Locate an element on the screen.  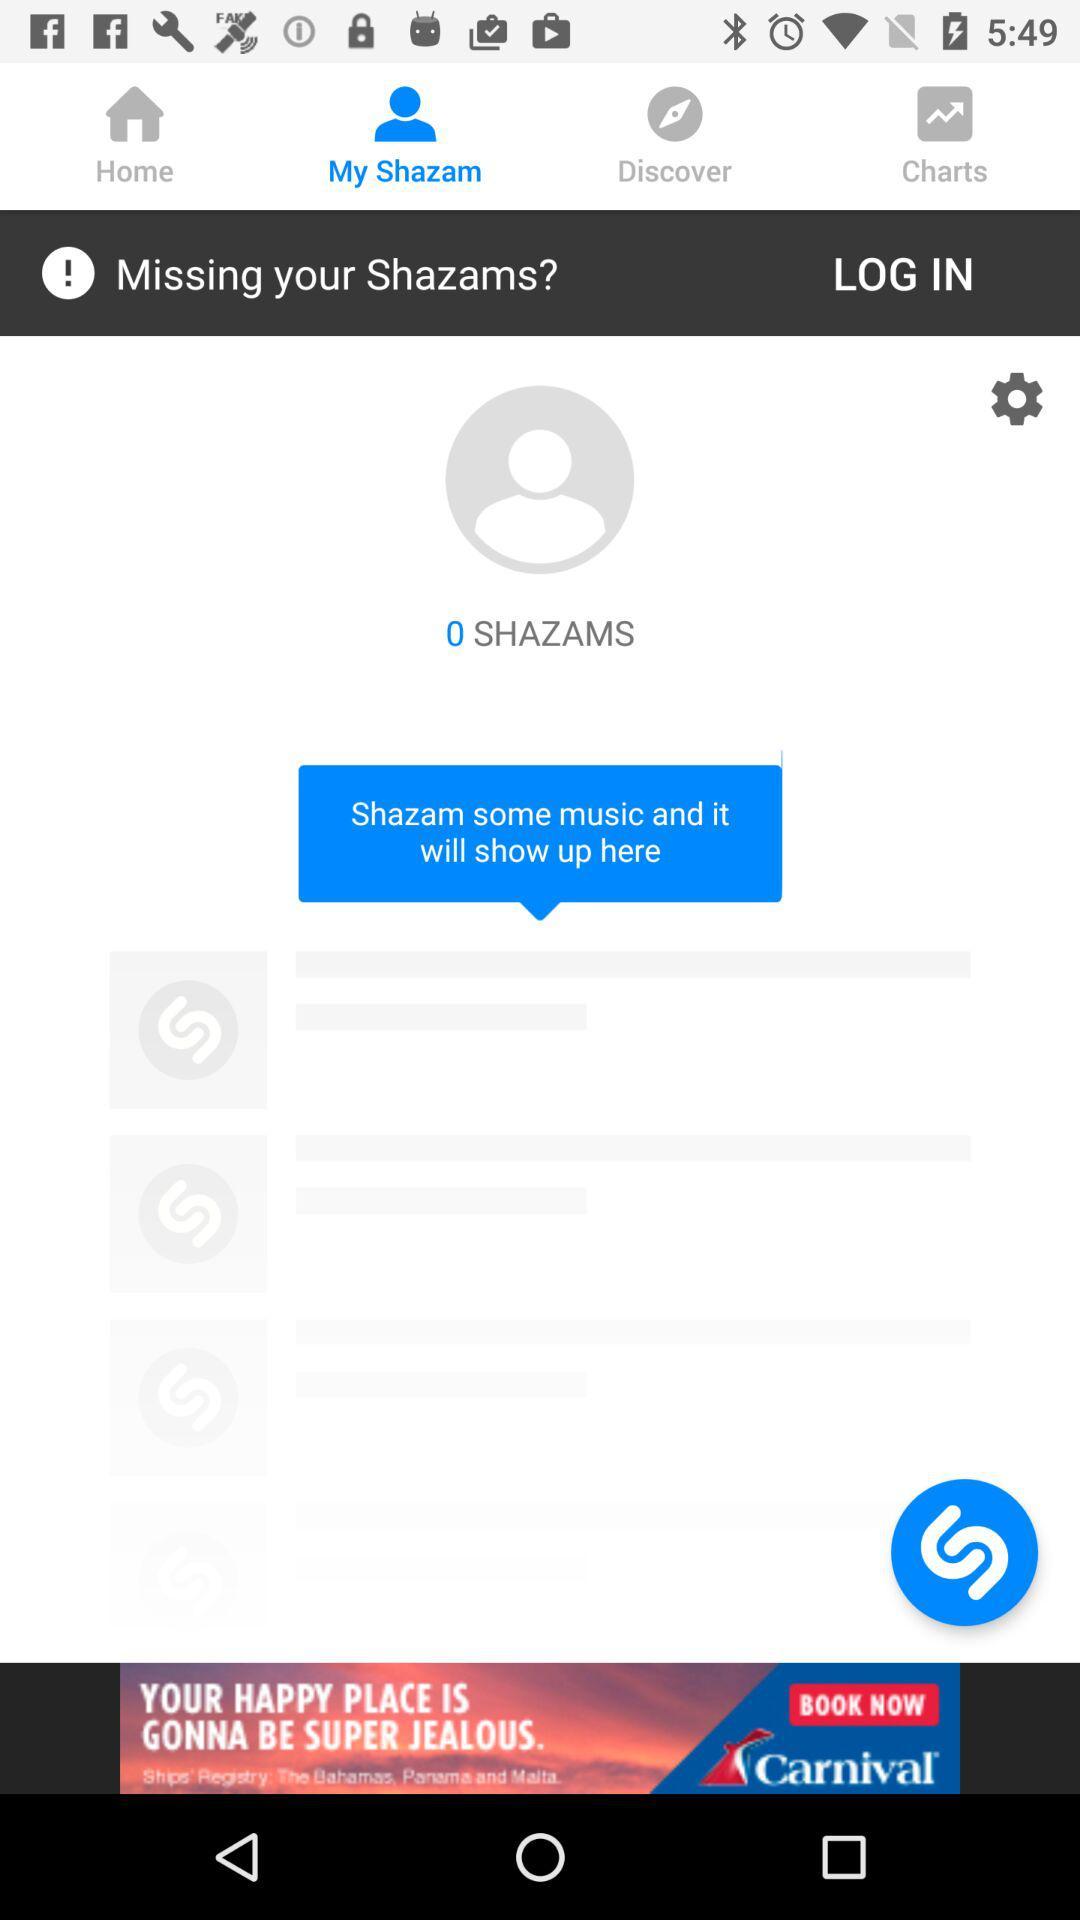
settings is located at coordinates (1017, 398).